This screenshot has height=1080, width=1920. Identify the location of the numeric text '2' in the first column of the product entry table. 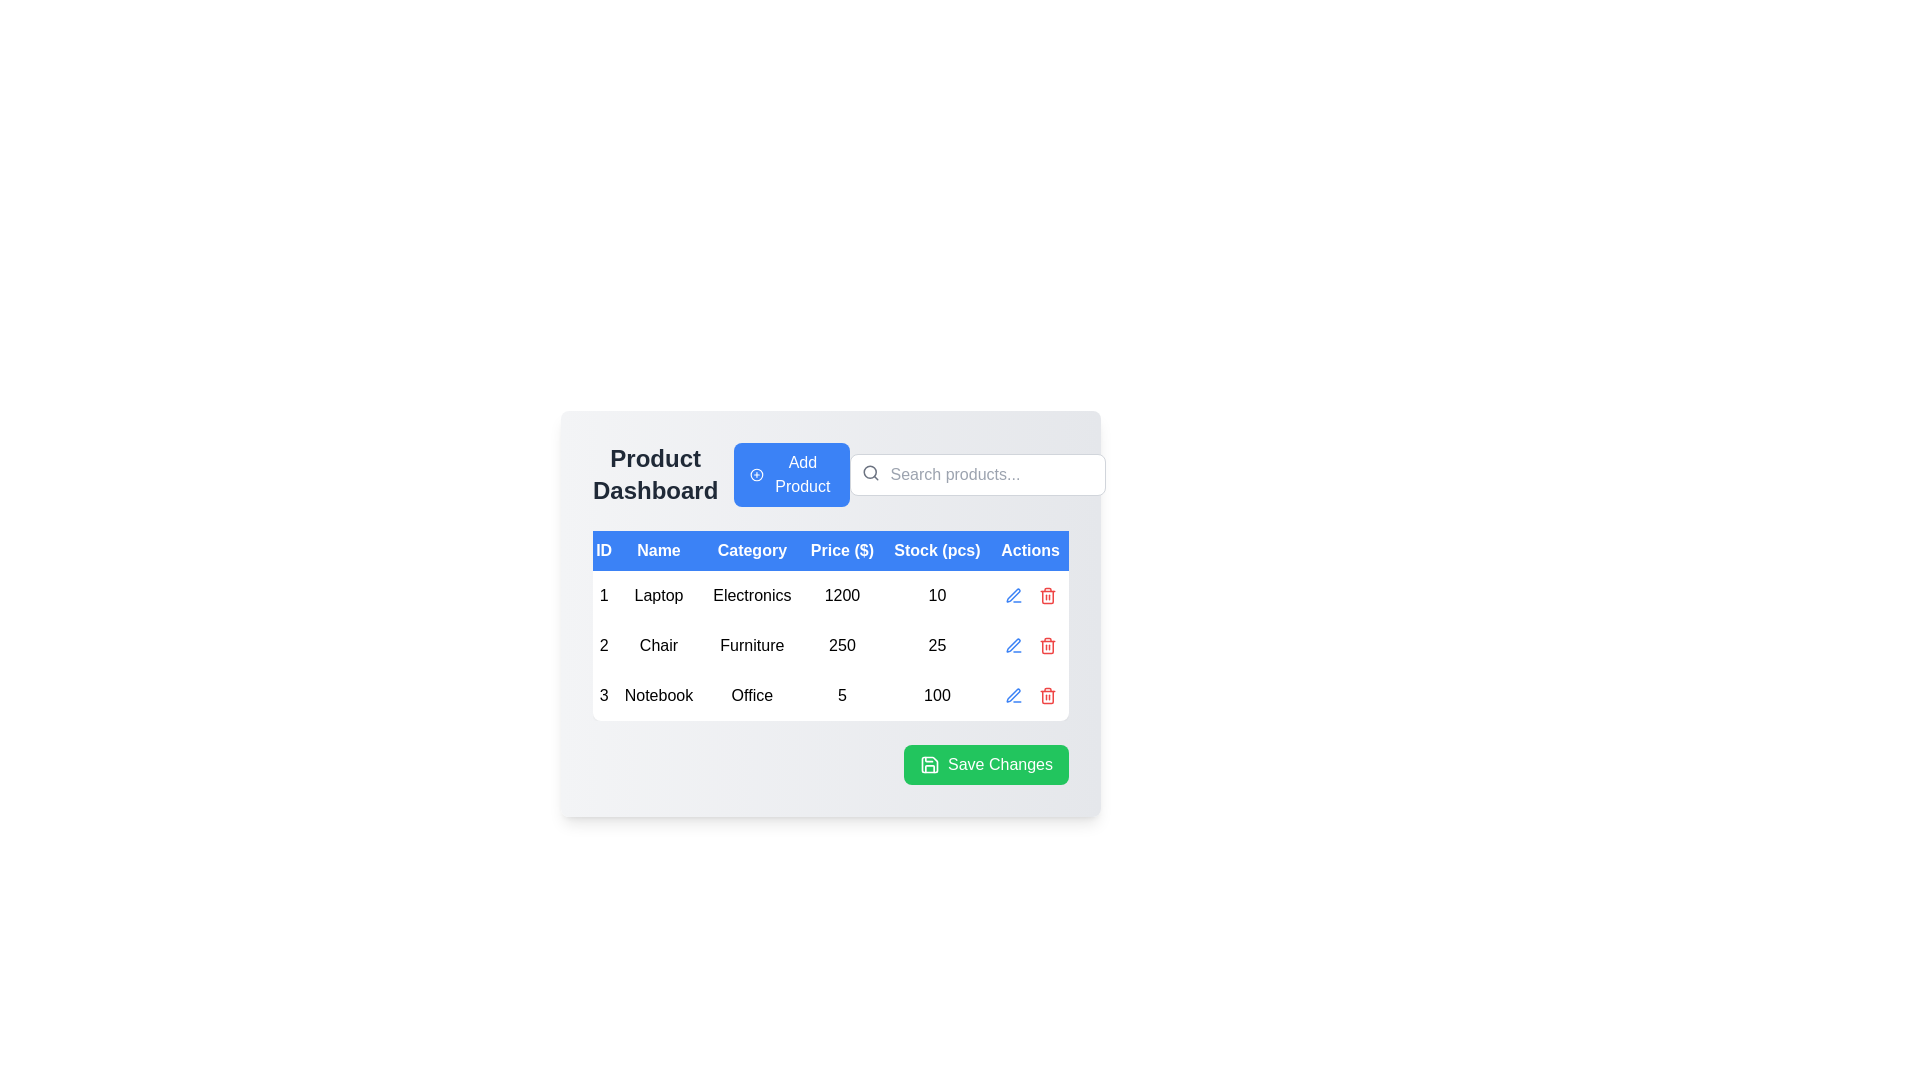
(603, 645).